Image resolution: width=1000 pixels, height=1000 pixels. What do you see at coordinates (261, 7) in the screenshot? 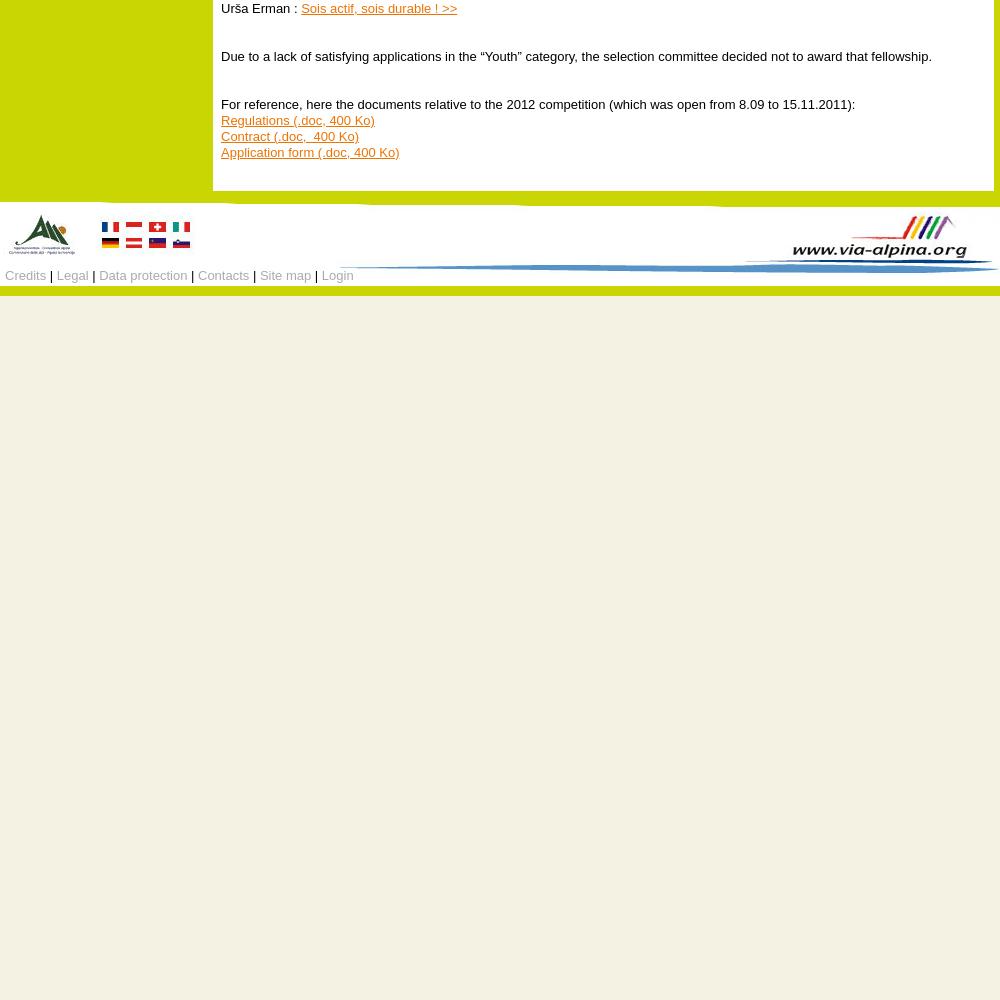
I see `'Urša Erman :'` at bounding box center [261, 7].